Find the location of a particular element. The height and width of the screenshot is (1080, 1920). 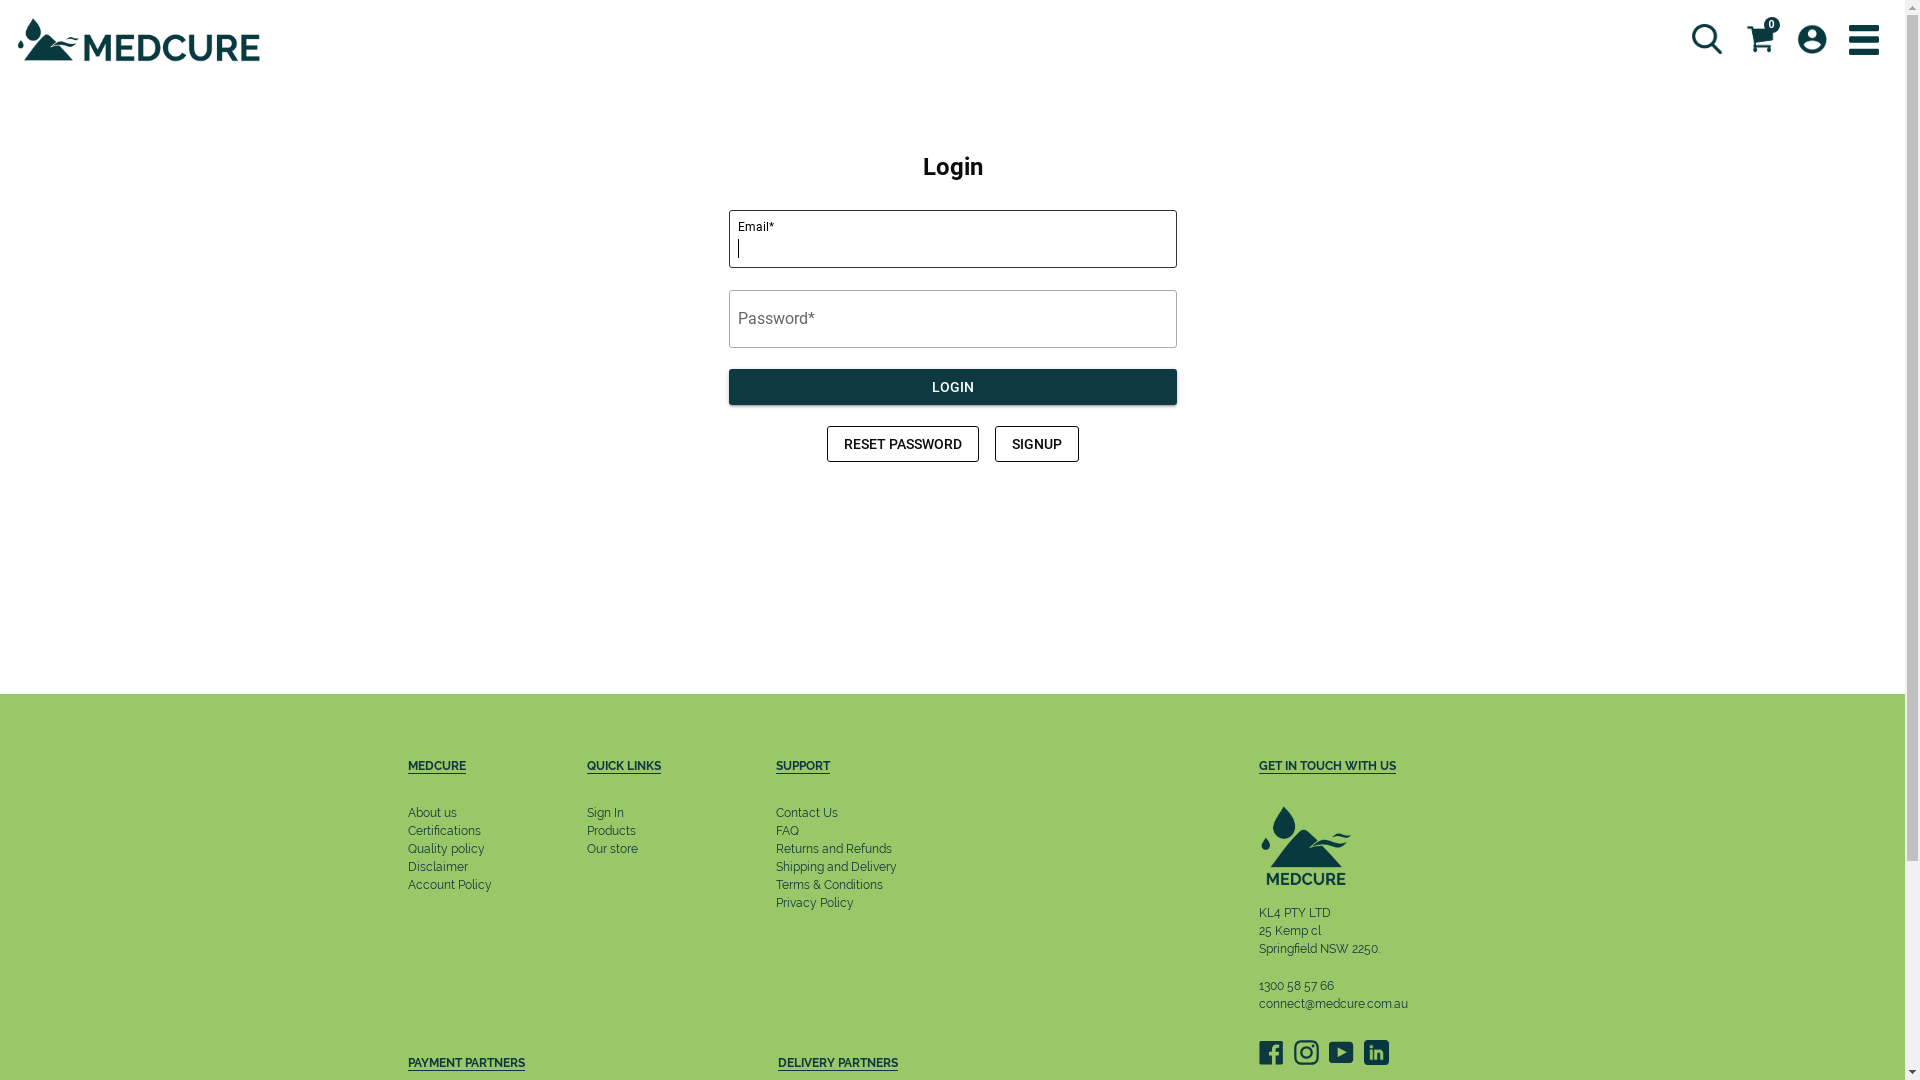

'Instagram' is located at coordinates (1306, 1051).